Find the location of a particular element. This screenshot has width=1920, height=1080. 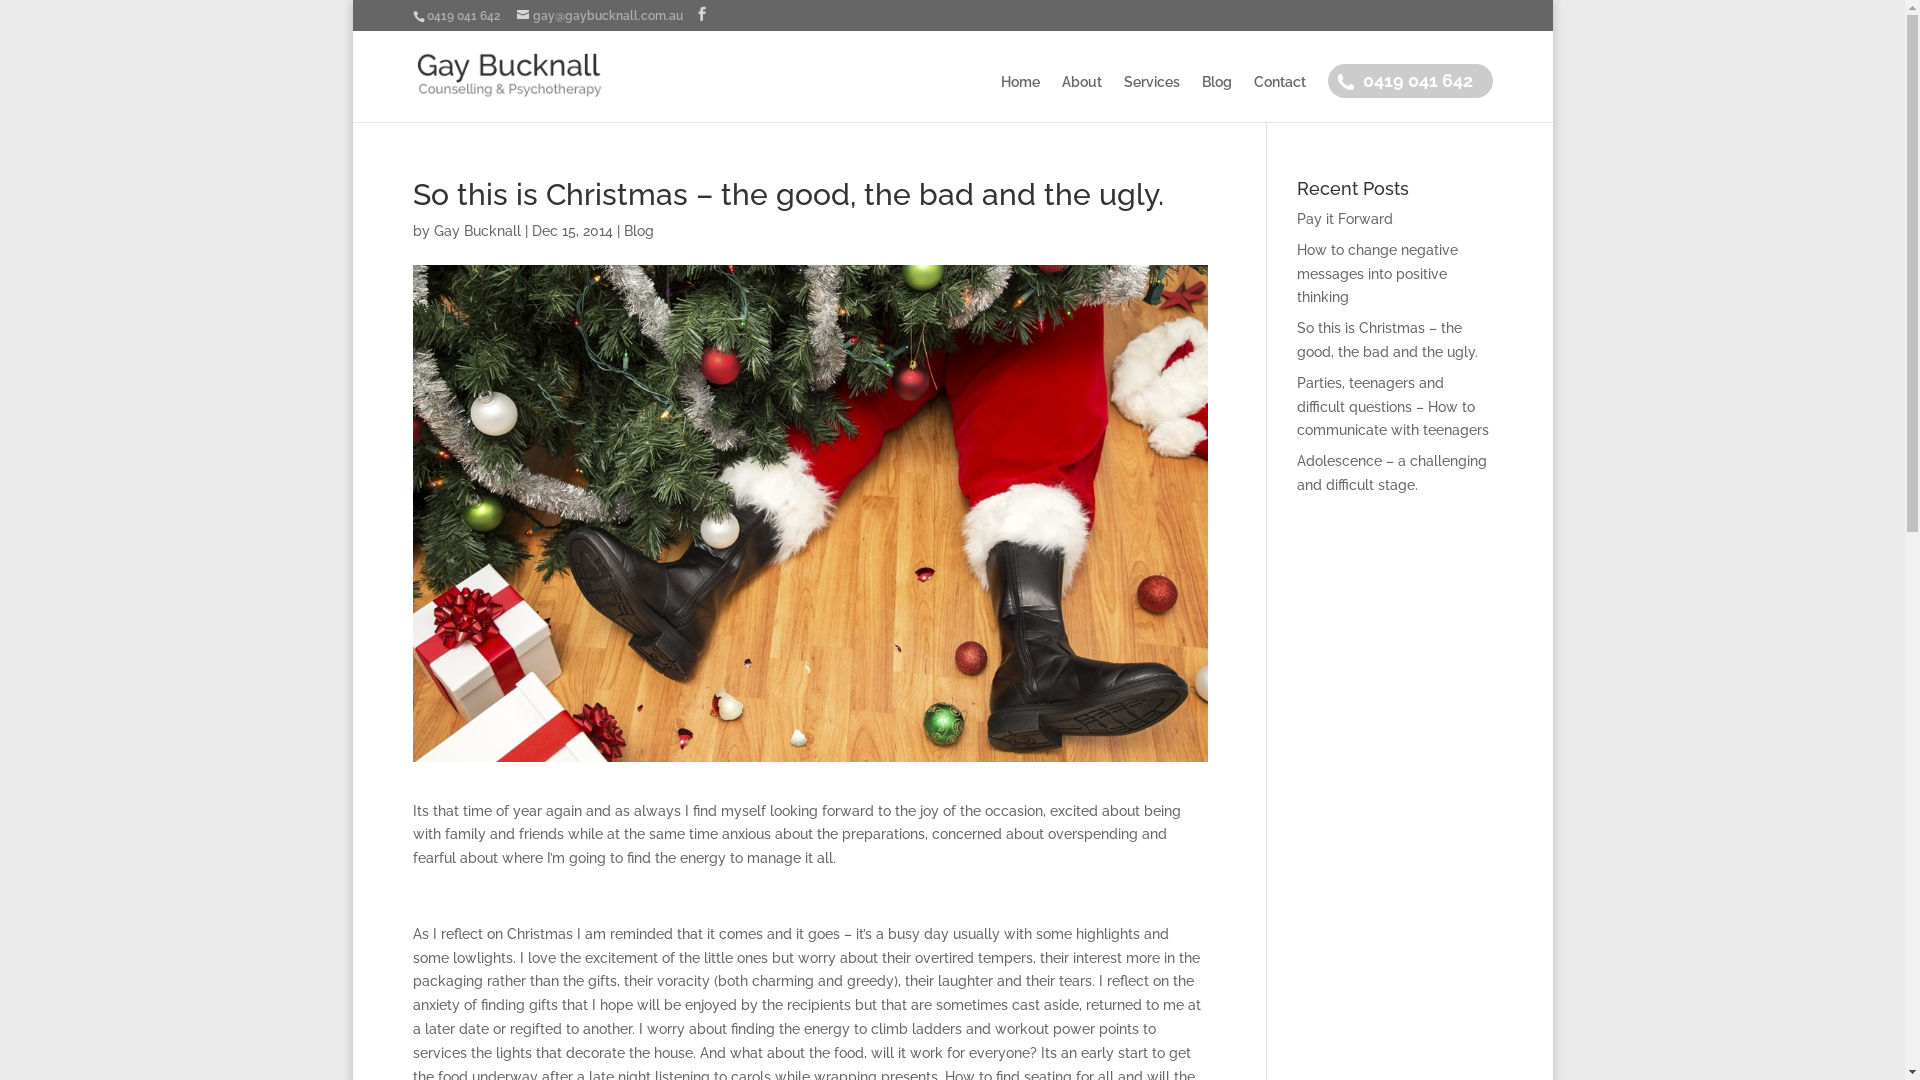

'gay@gaybucknall.com.au' is located at coordinates (598, 15).